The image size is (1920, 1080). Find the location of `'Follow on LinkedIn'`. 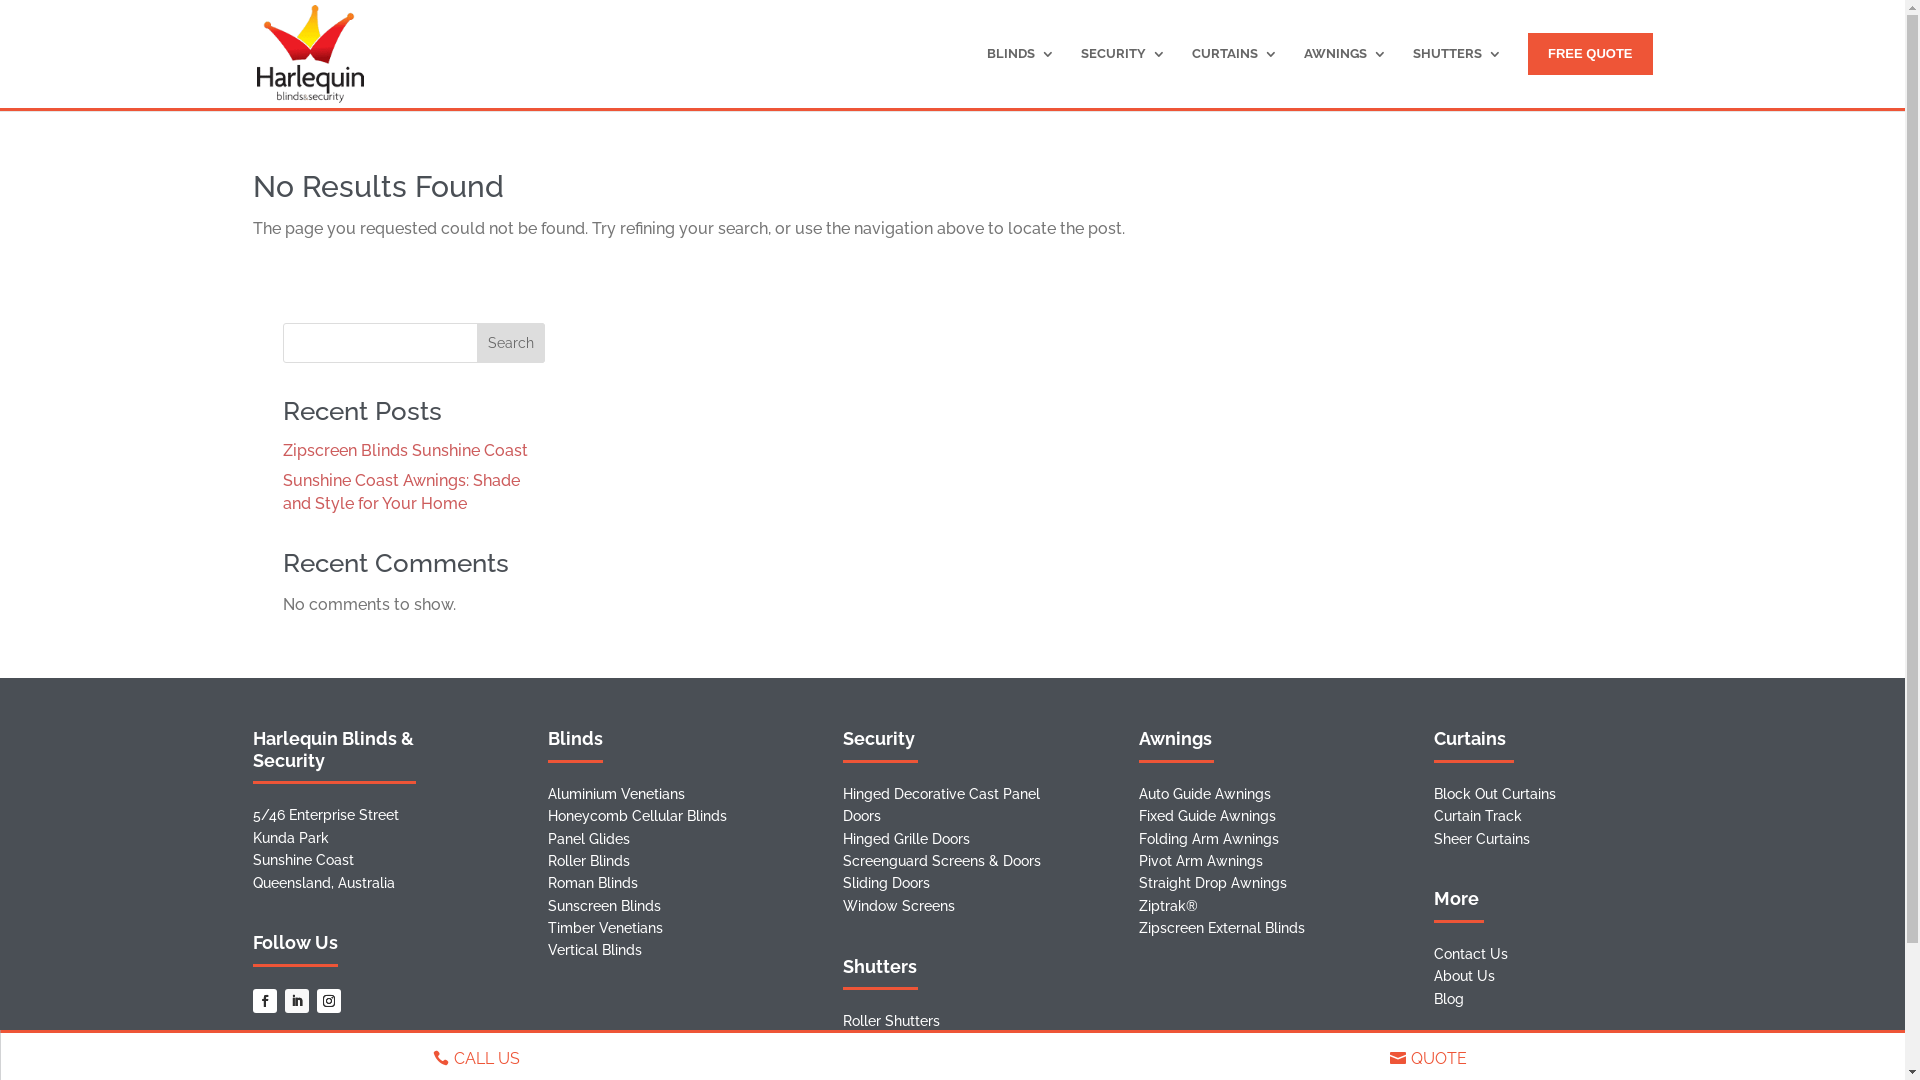

'Follow on LinkedIn' is located at coordinates (295, 1001).